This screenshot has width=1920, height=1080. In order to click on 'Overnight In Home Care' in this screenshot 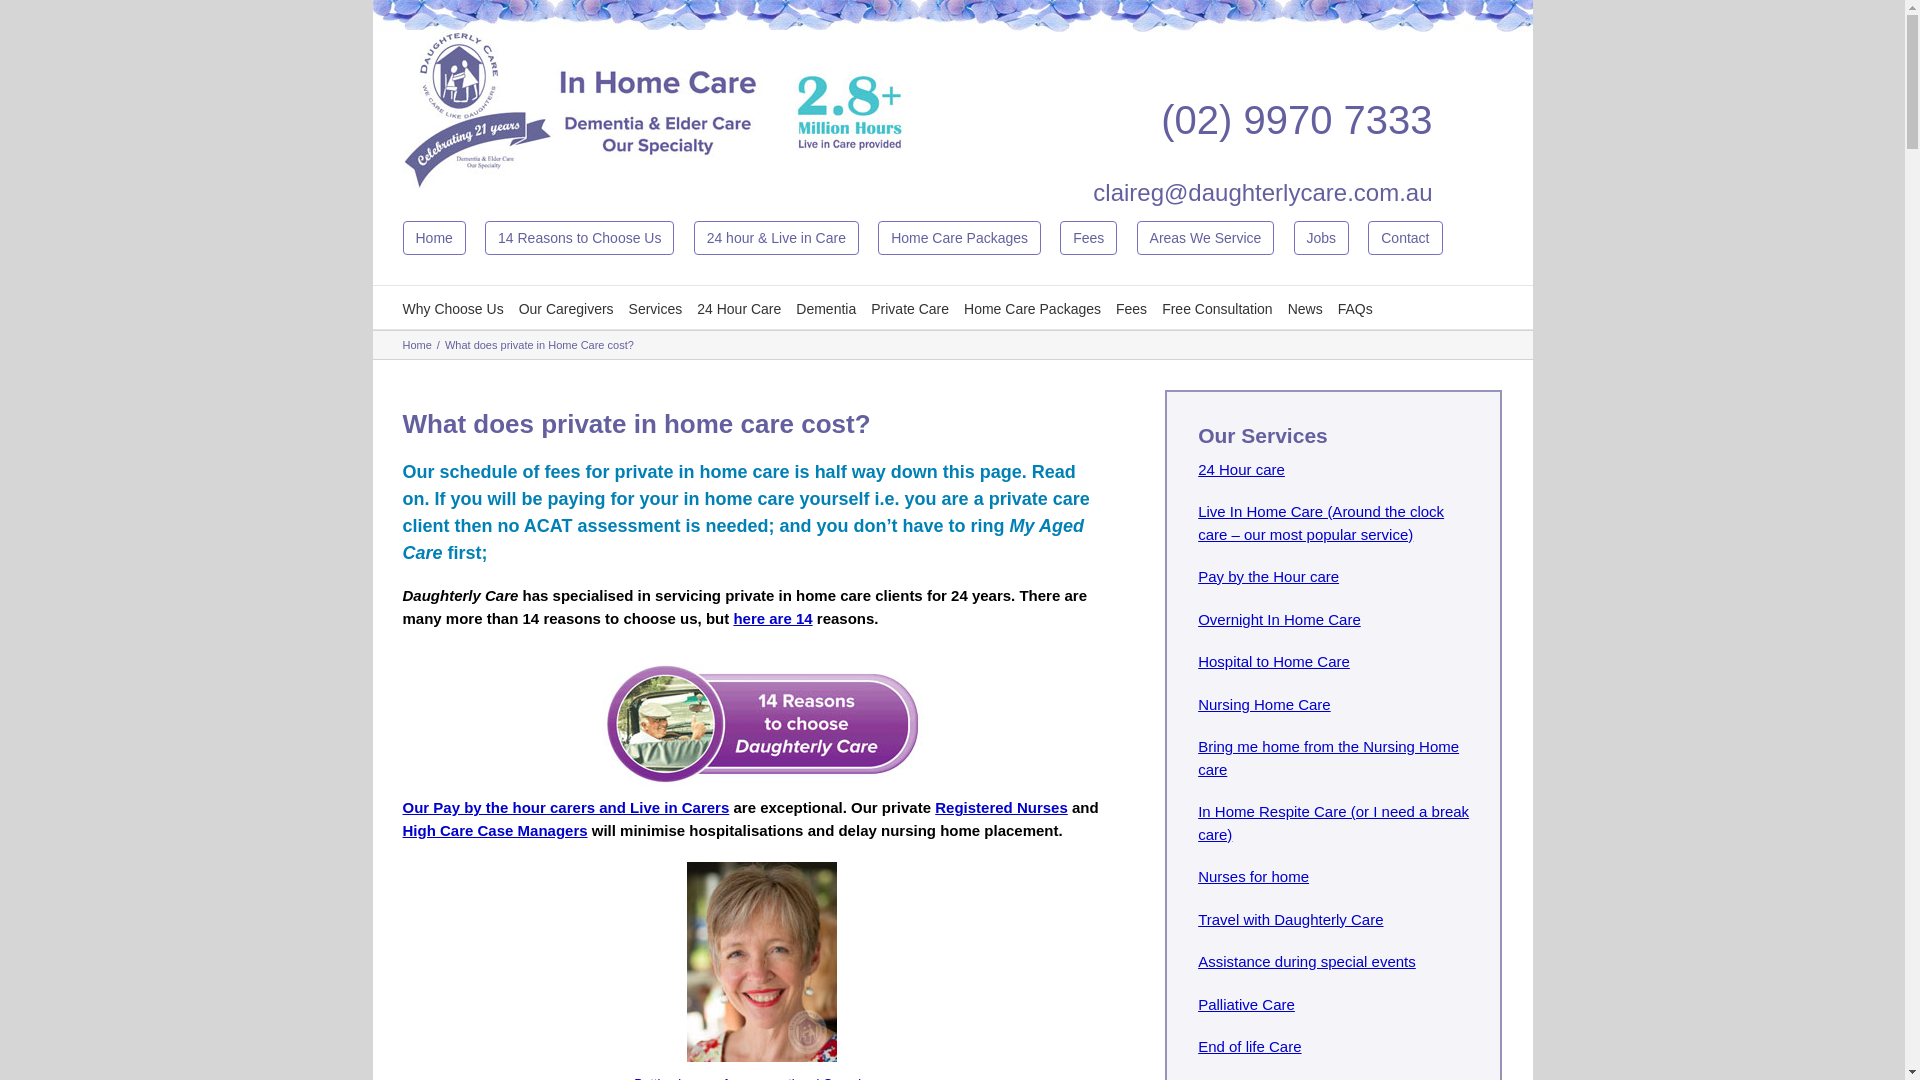, I will do `click(1198, 617)`.